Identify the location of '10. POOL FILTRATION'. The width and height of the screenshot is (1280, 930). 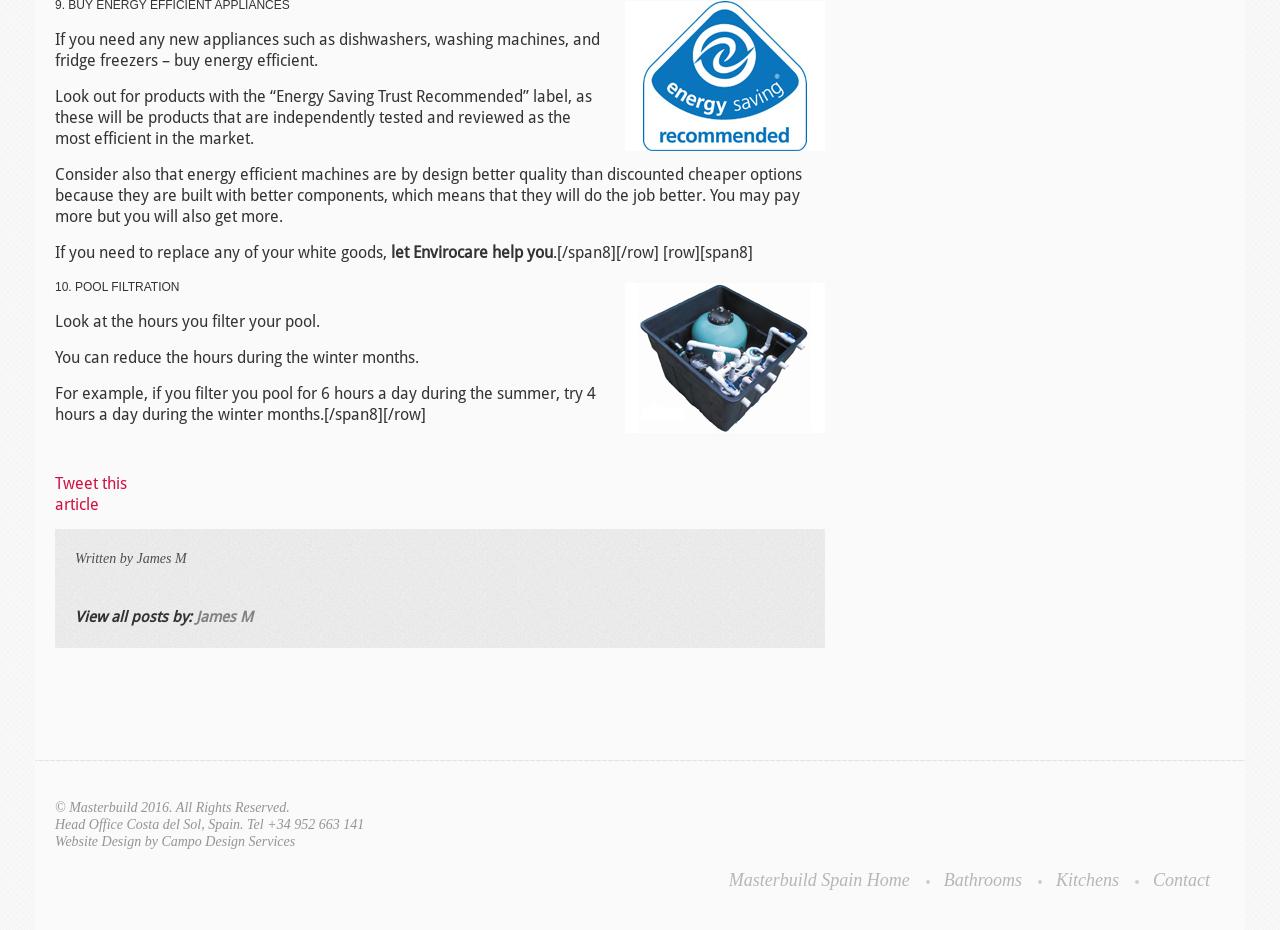
(115, 285).